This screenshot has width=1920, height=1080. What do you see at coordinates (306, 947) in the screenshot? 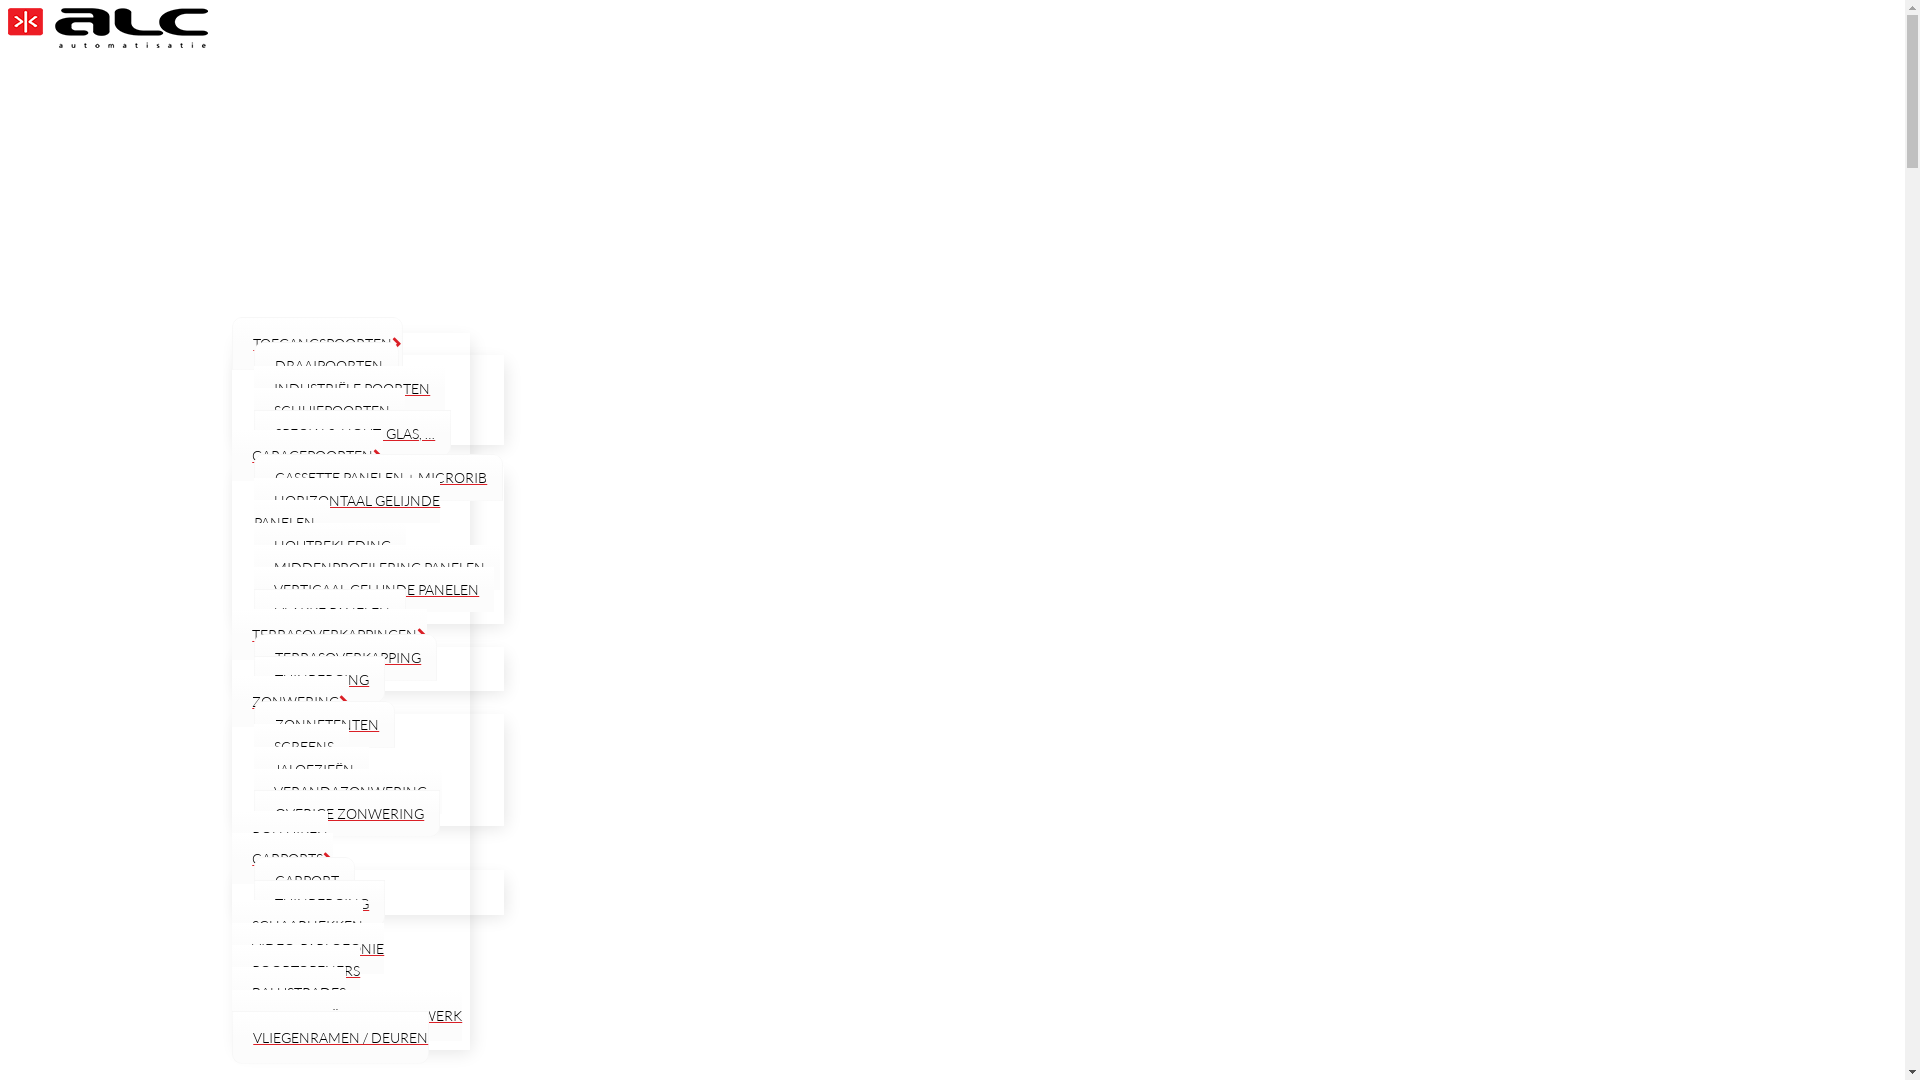
I see `'VIDEO-PARLOFONIE'` at bounding box center [306, 947].